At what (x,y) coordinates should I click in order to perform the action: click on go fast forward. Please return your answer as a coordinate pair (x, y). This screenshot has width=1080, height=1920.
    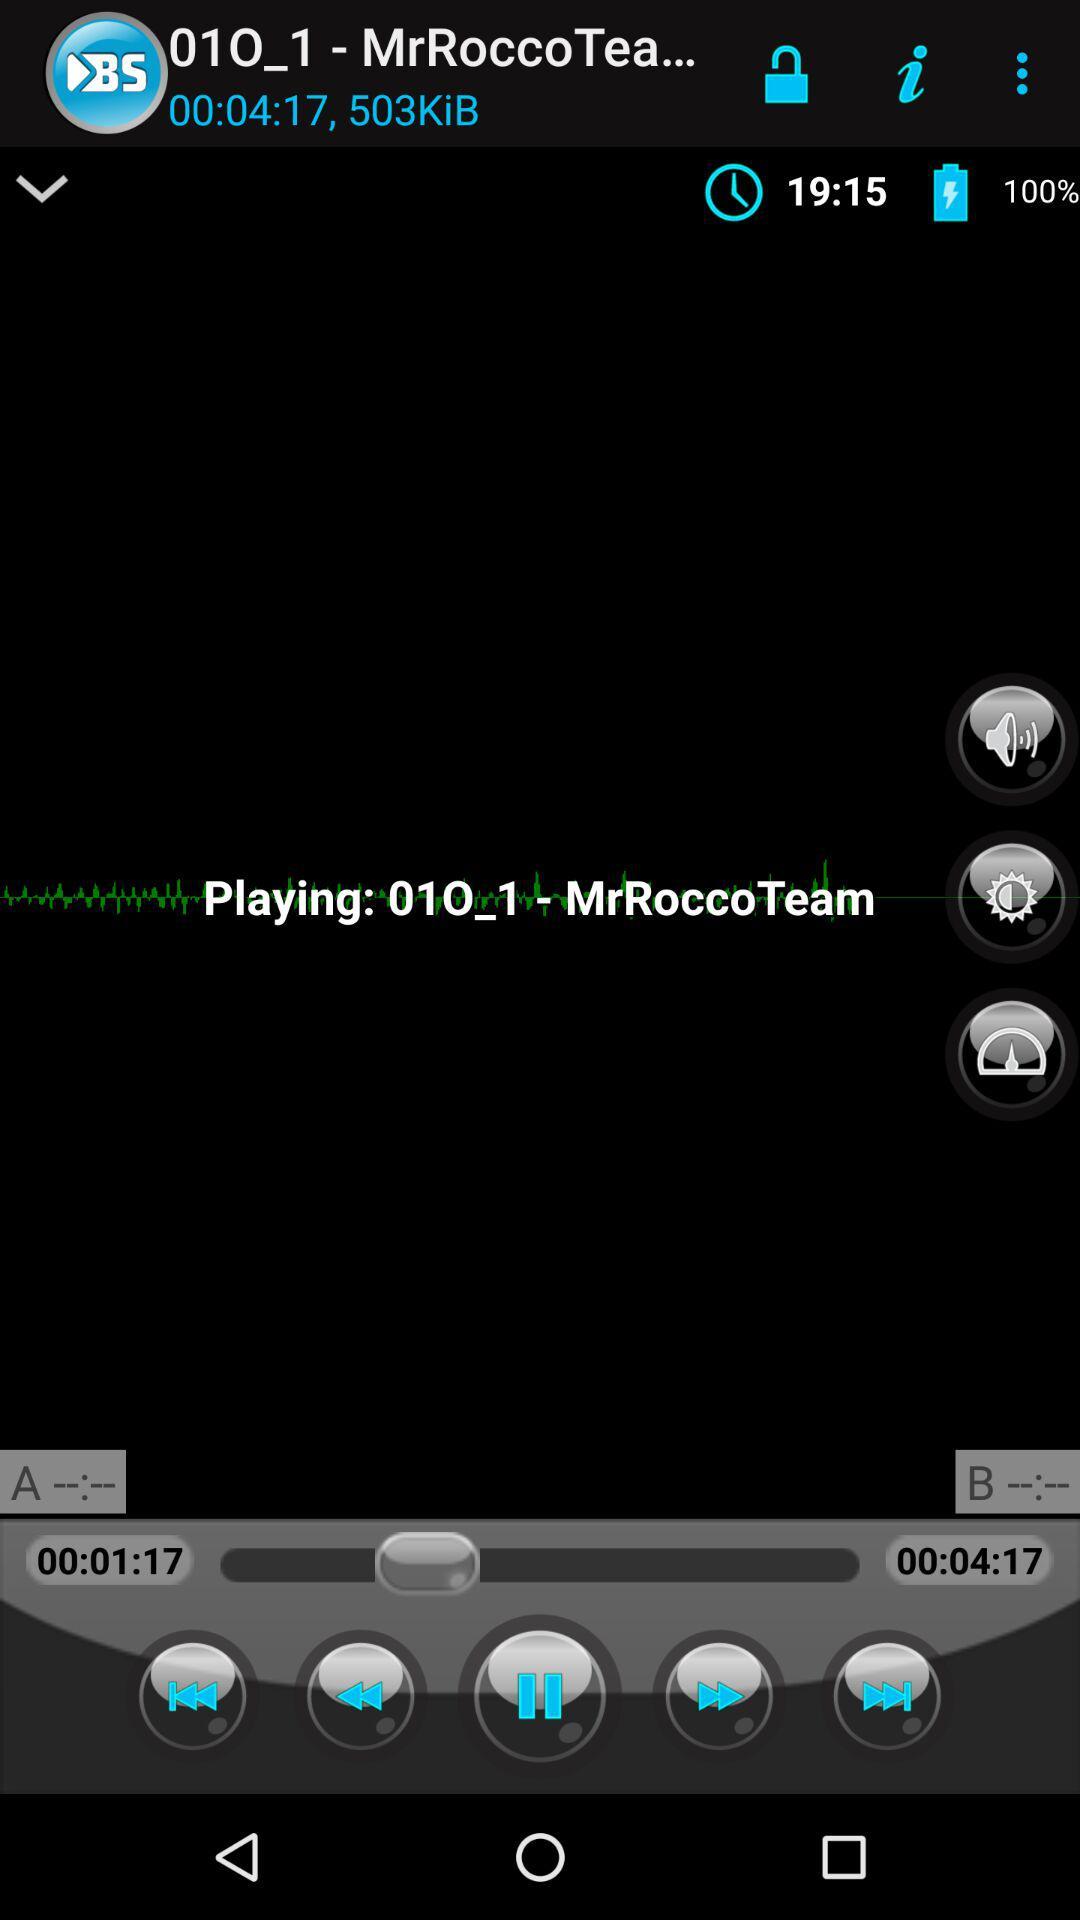
    Looking at the image, I should click on (718, 1695).